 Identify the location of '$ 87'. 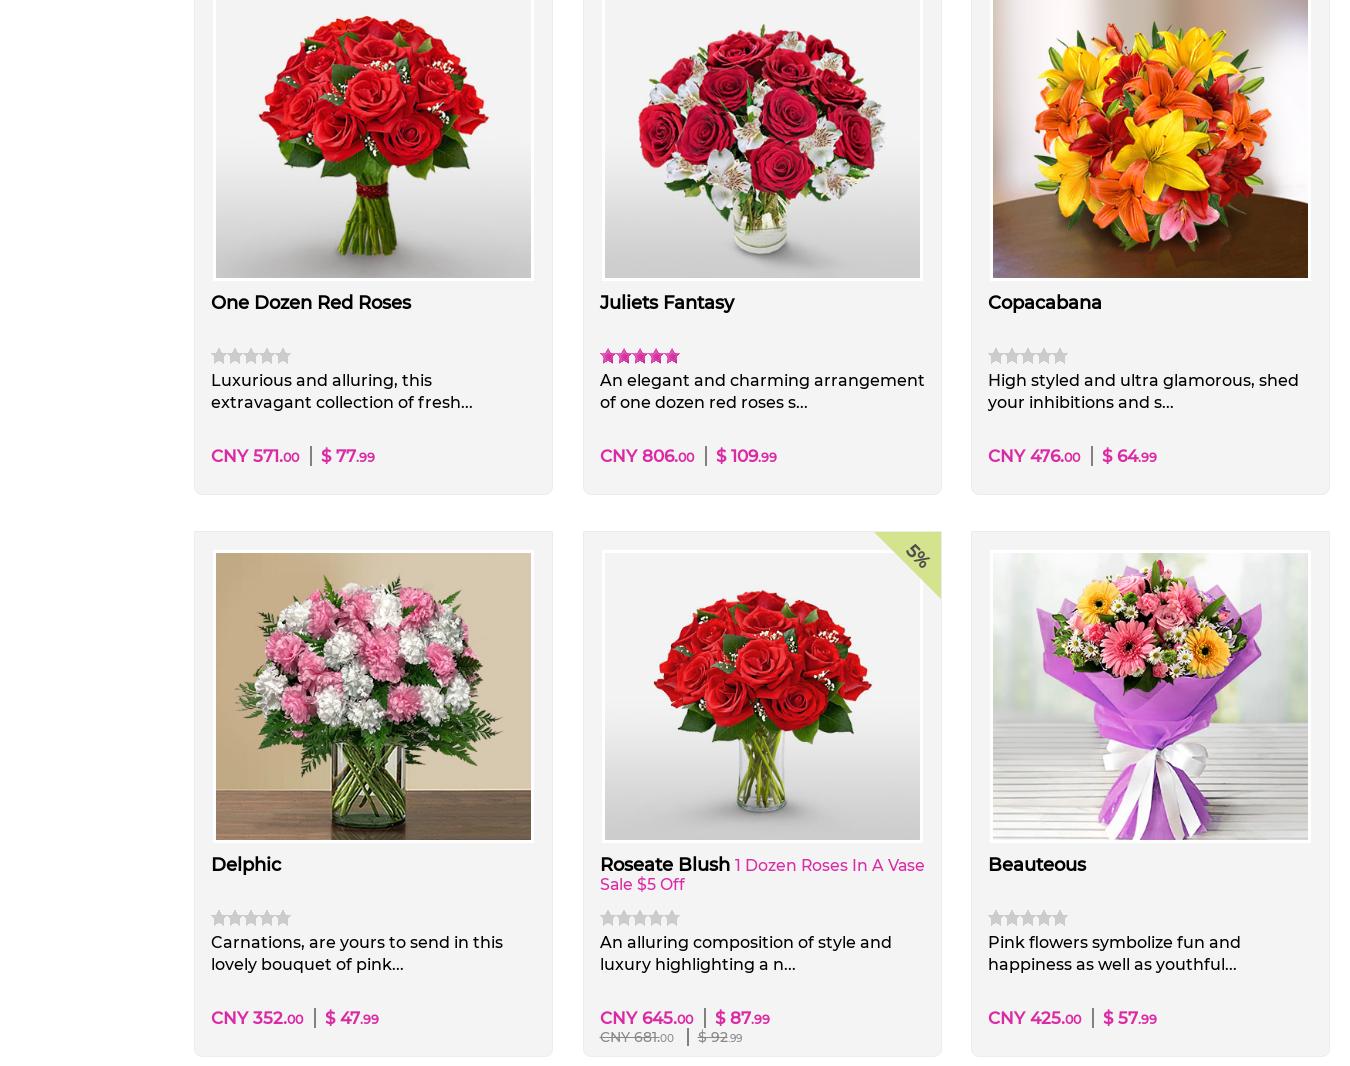
(730, 1016).